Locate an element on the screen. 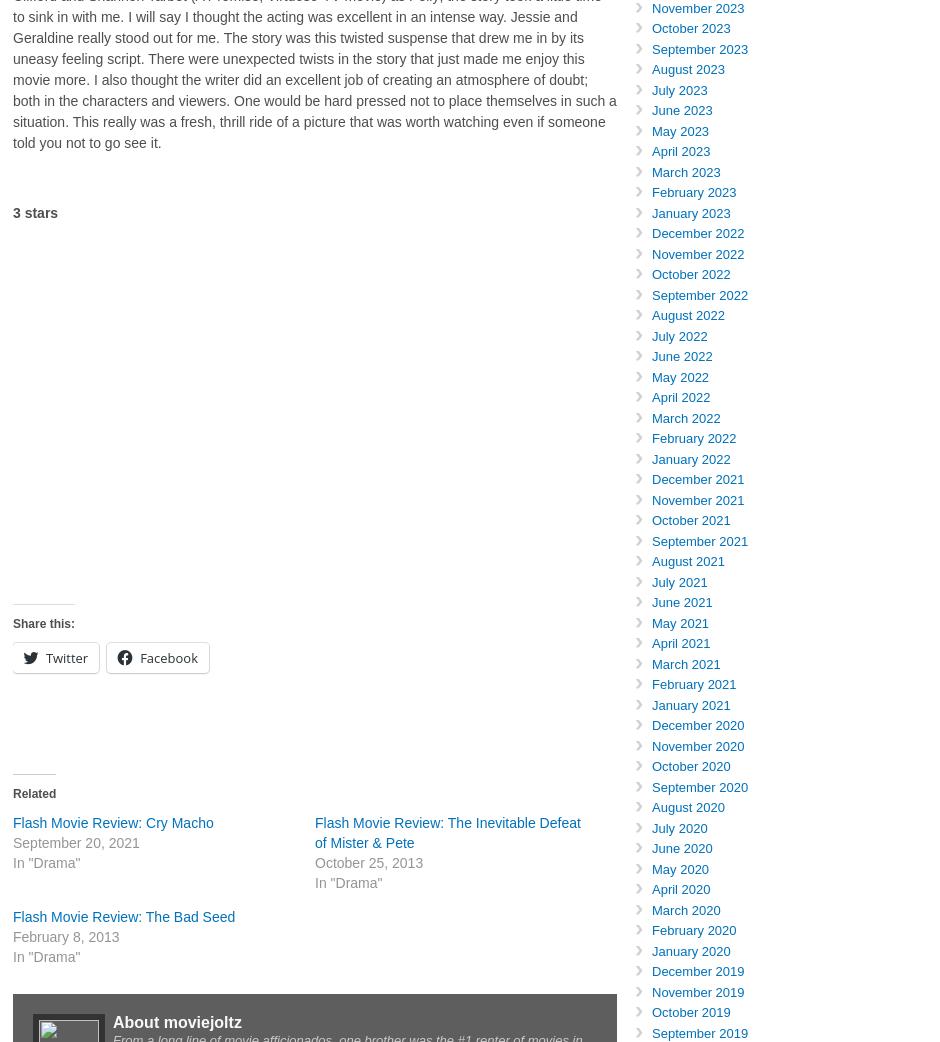 The image size is (940, 1042). 'July 2021' is located at coordinates (678, 580).